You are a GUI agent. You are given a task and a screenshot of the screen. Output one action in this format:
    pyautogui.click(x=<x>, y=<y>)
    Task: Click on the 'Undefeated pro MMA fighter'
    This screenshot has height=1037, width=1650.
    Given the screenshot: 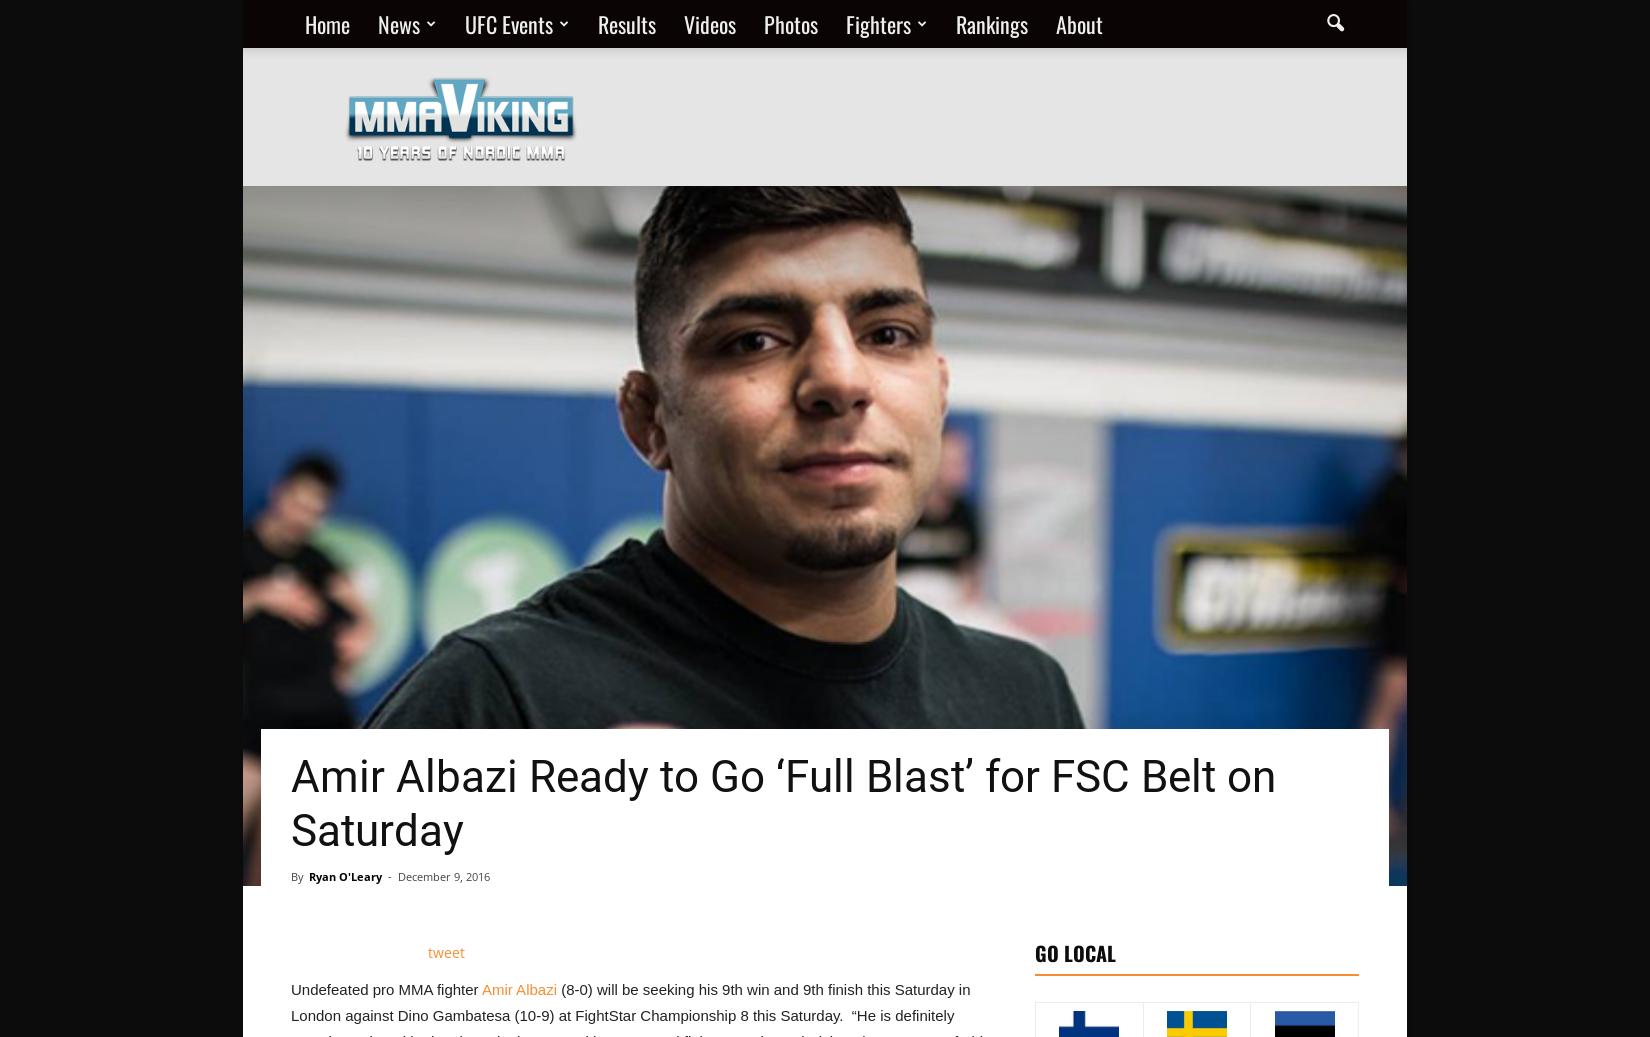 What is the action you would take?
    pyautogui.click(x=385, y=989)
    